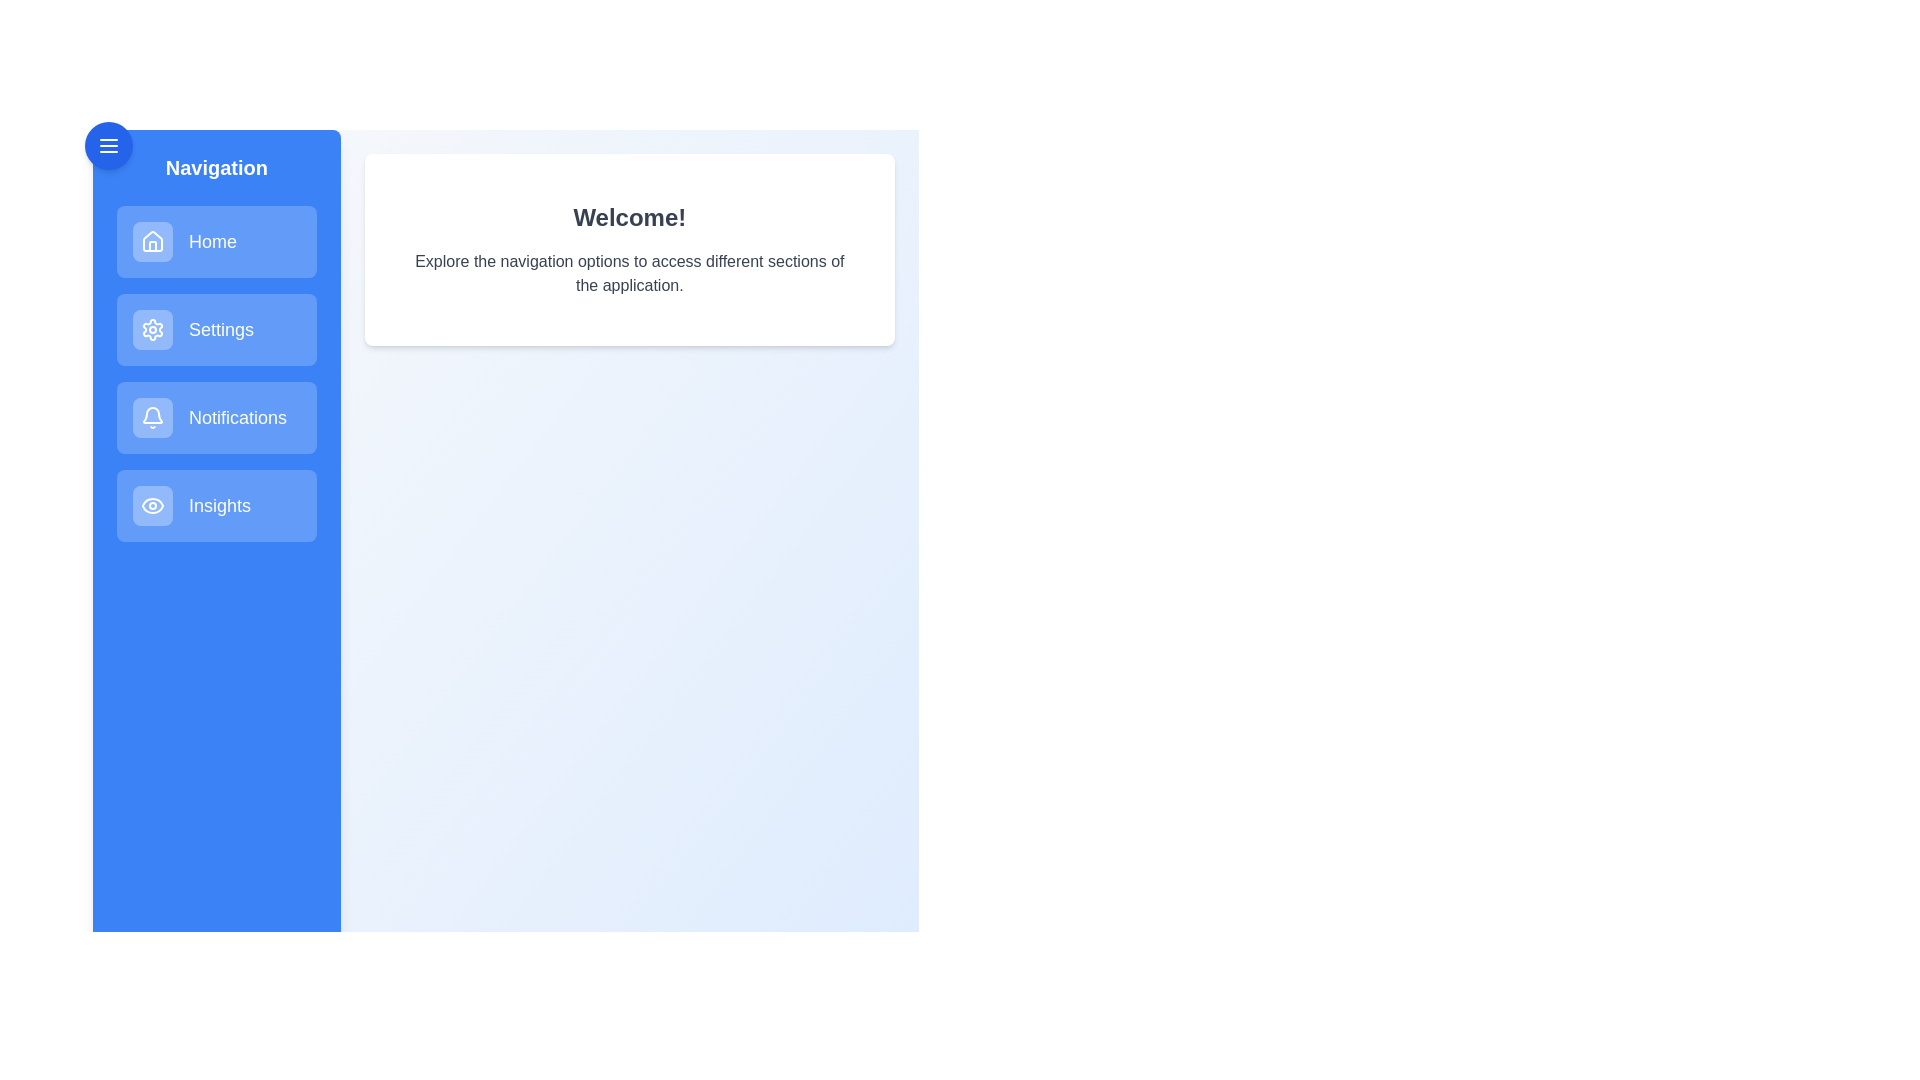 The image size is (1920, 1080). I want to click on the menu item corresponding to Notifications, so click(216, 416).